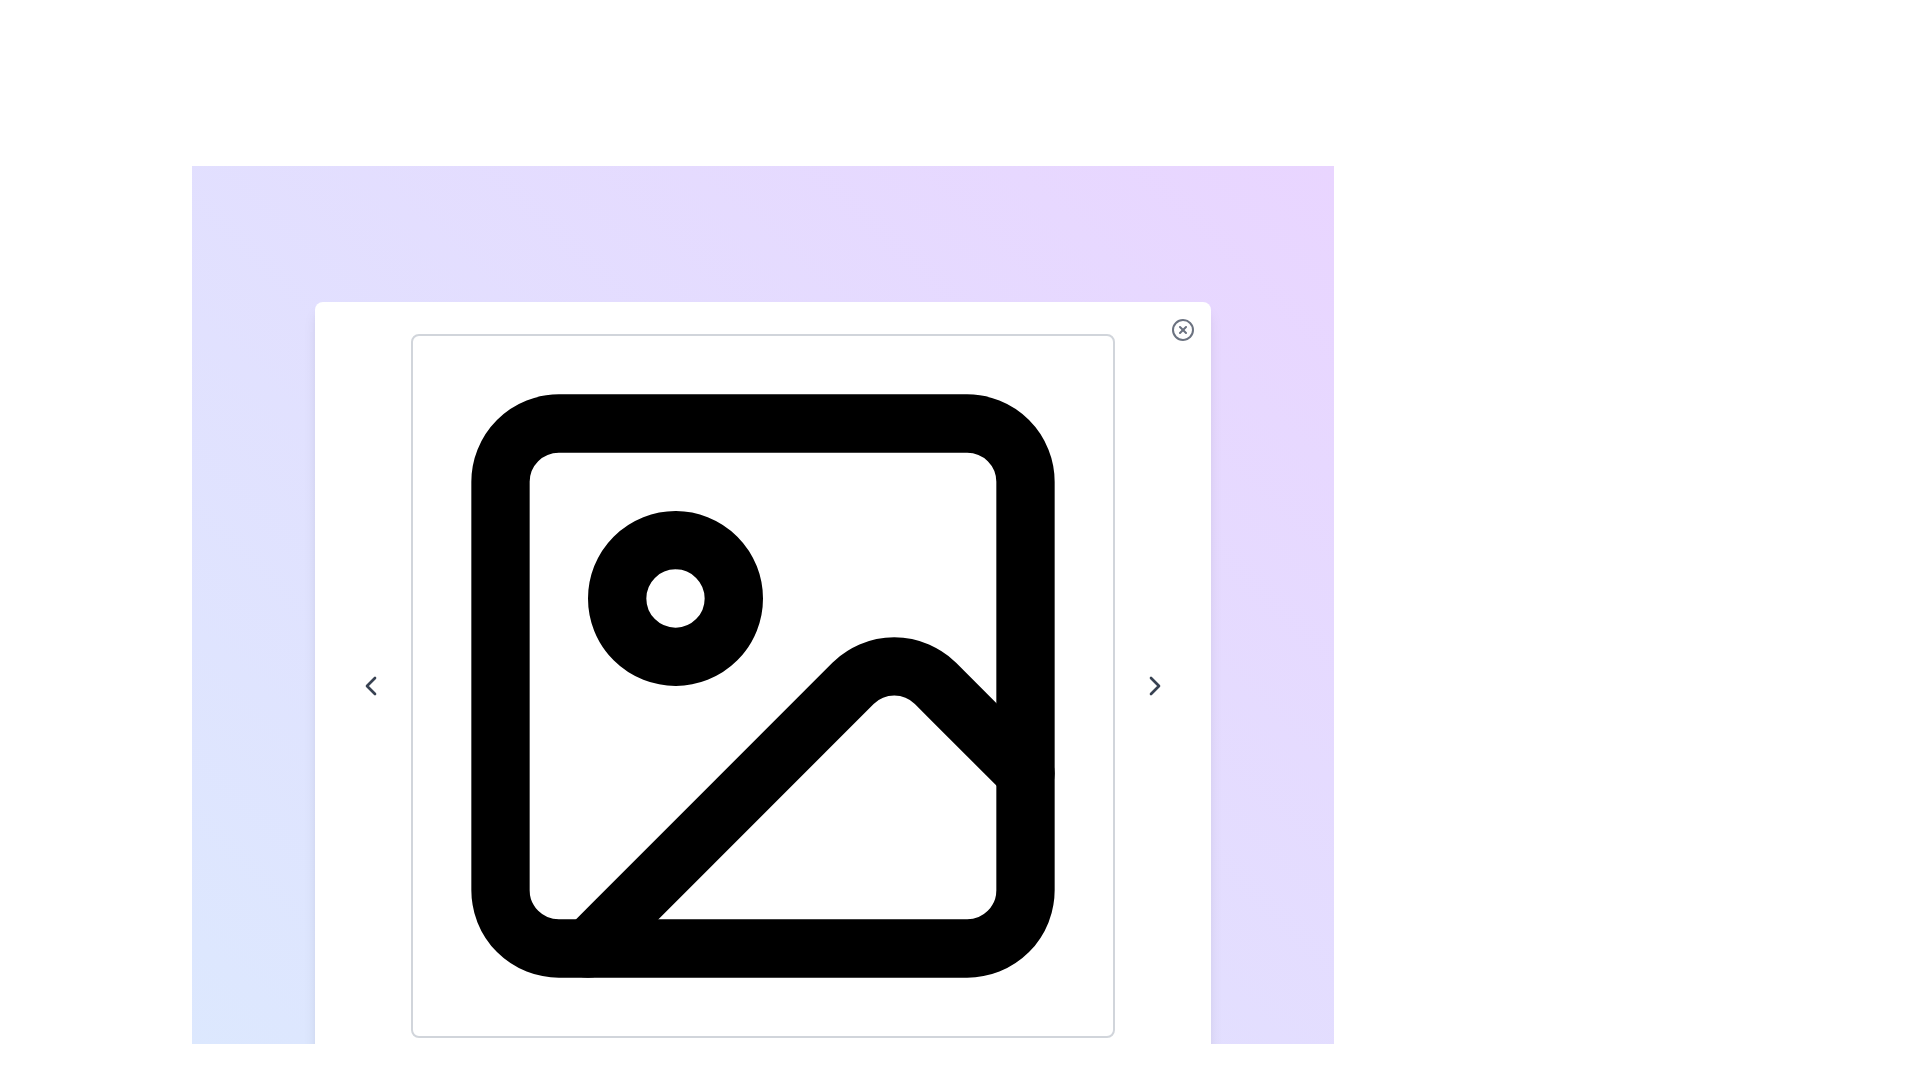 Image resolution: width=1920 pixels, height=1080 pixels. What do you see at coordinates (1182, 329) in the screenshot?
I see `the SVG circle element located in the top-right corner of the interface, which is part of an interactive graphical component` at bounding box center [1182, 329].